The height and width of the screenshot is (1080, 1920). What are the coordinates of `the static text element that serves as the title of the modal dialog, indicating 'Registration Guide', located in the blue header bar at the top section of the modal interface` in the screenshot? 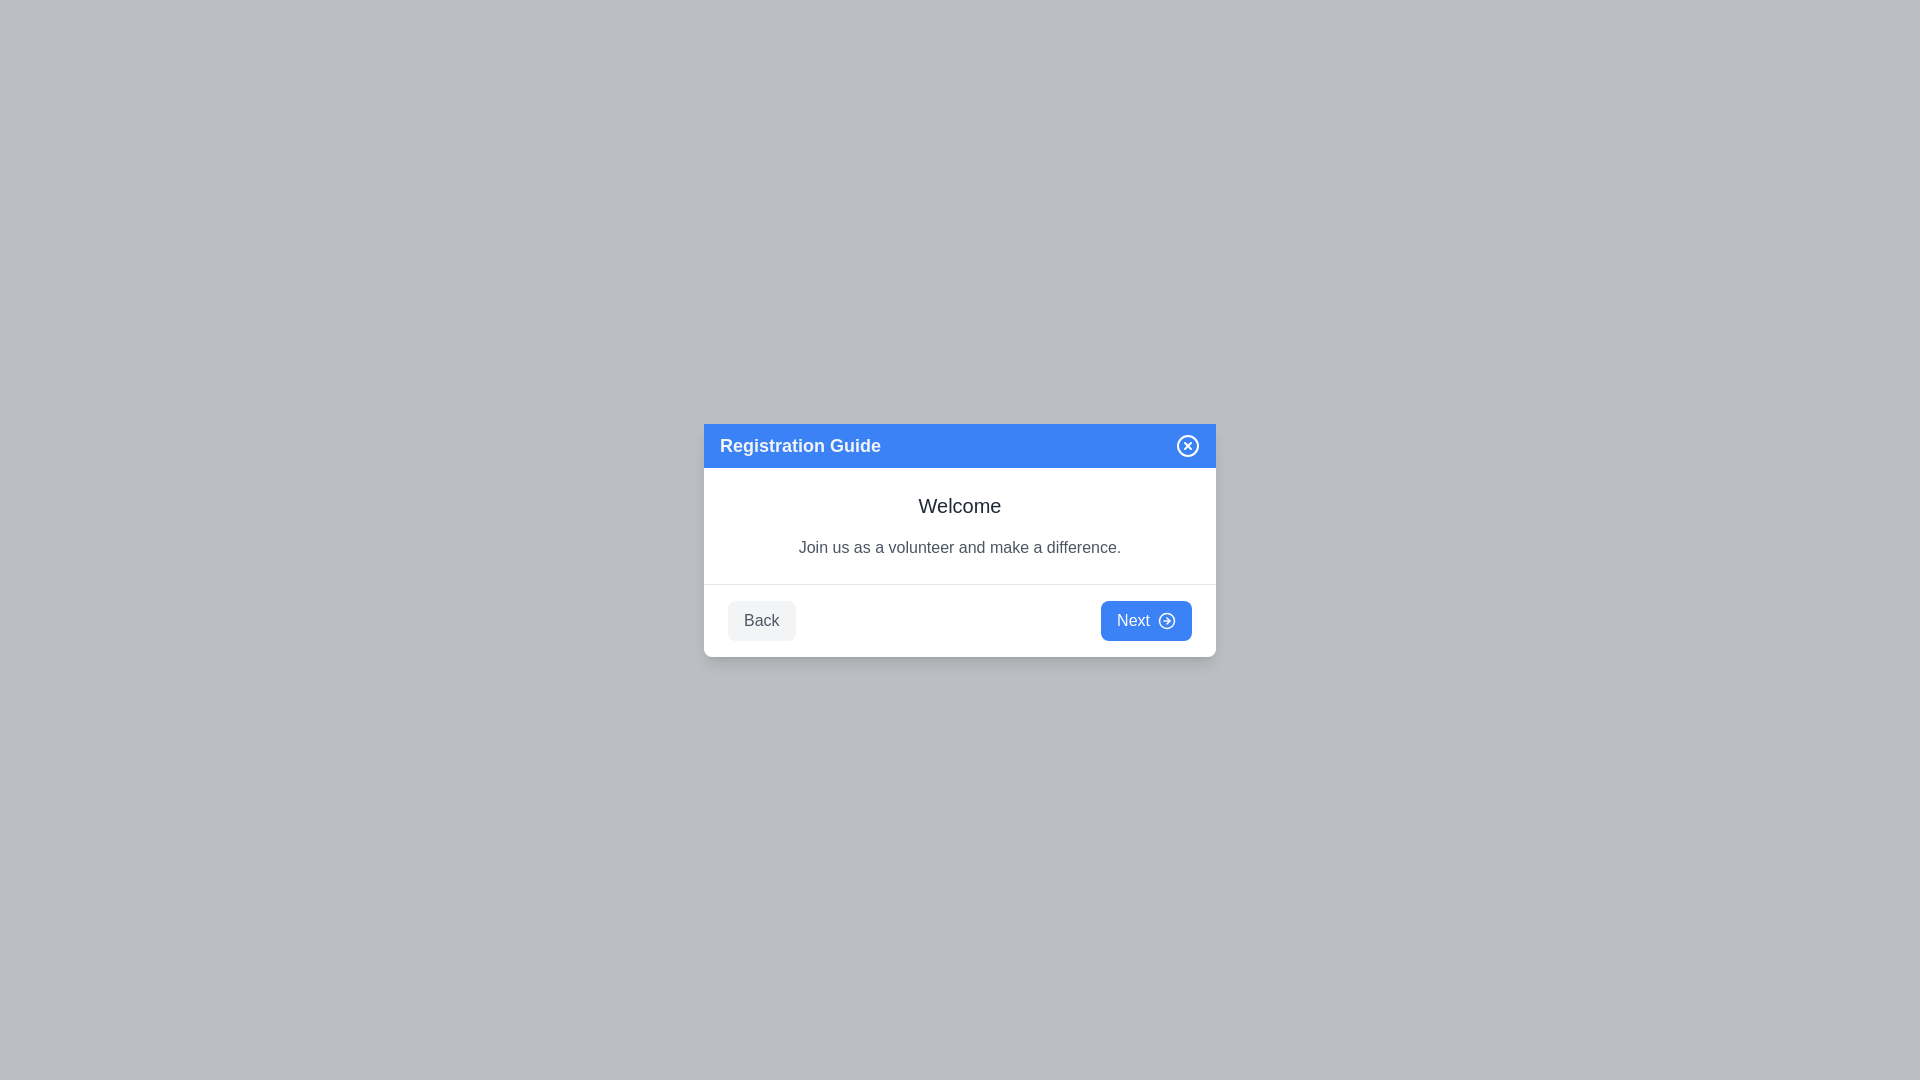 It's located at (800, 444).